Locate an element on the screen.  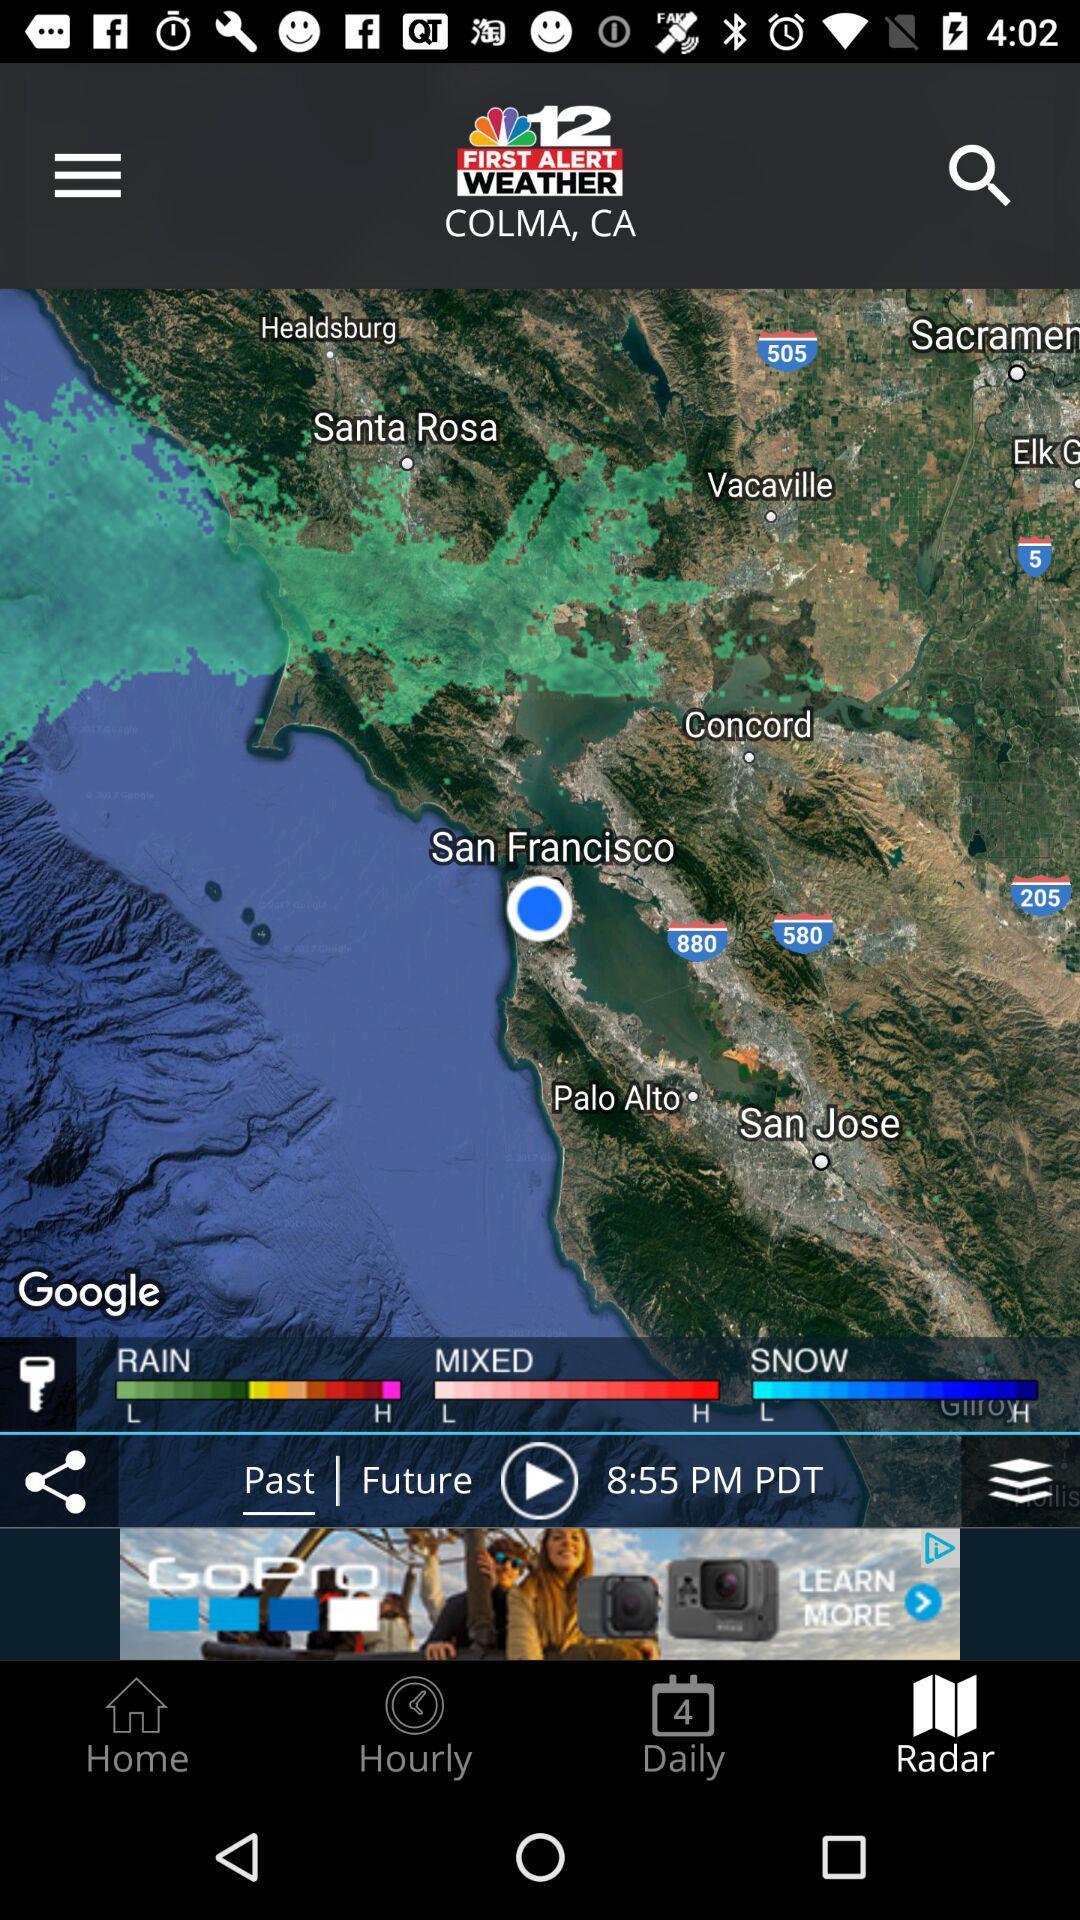
the layers icon is located at coordinates (1020, 1480).